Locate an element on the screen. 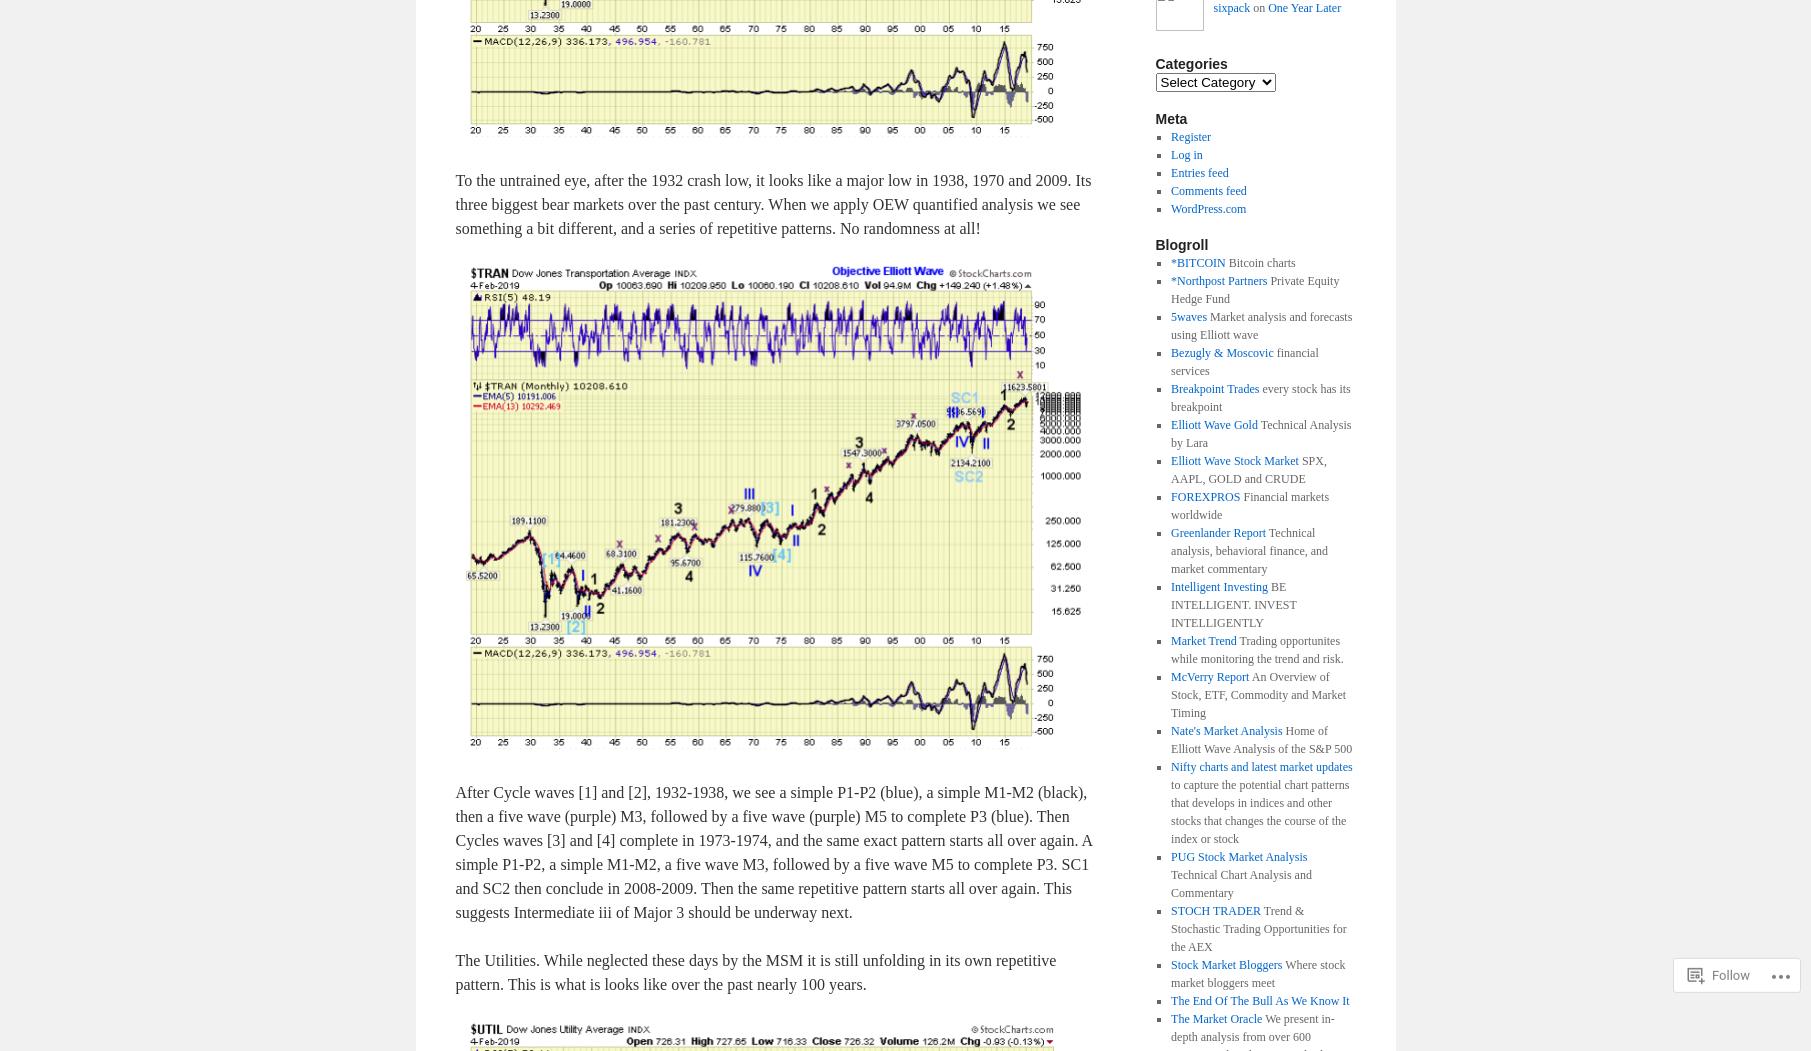 The height and width of the screenshot is (1051, 1811). '*Northpost Partners' is located at coordinates (1218, 279).